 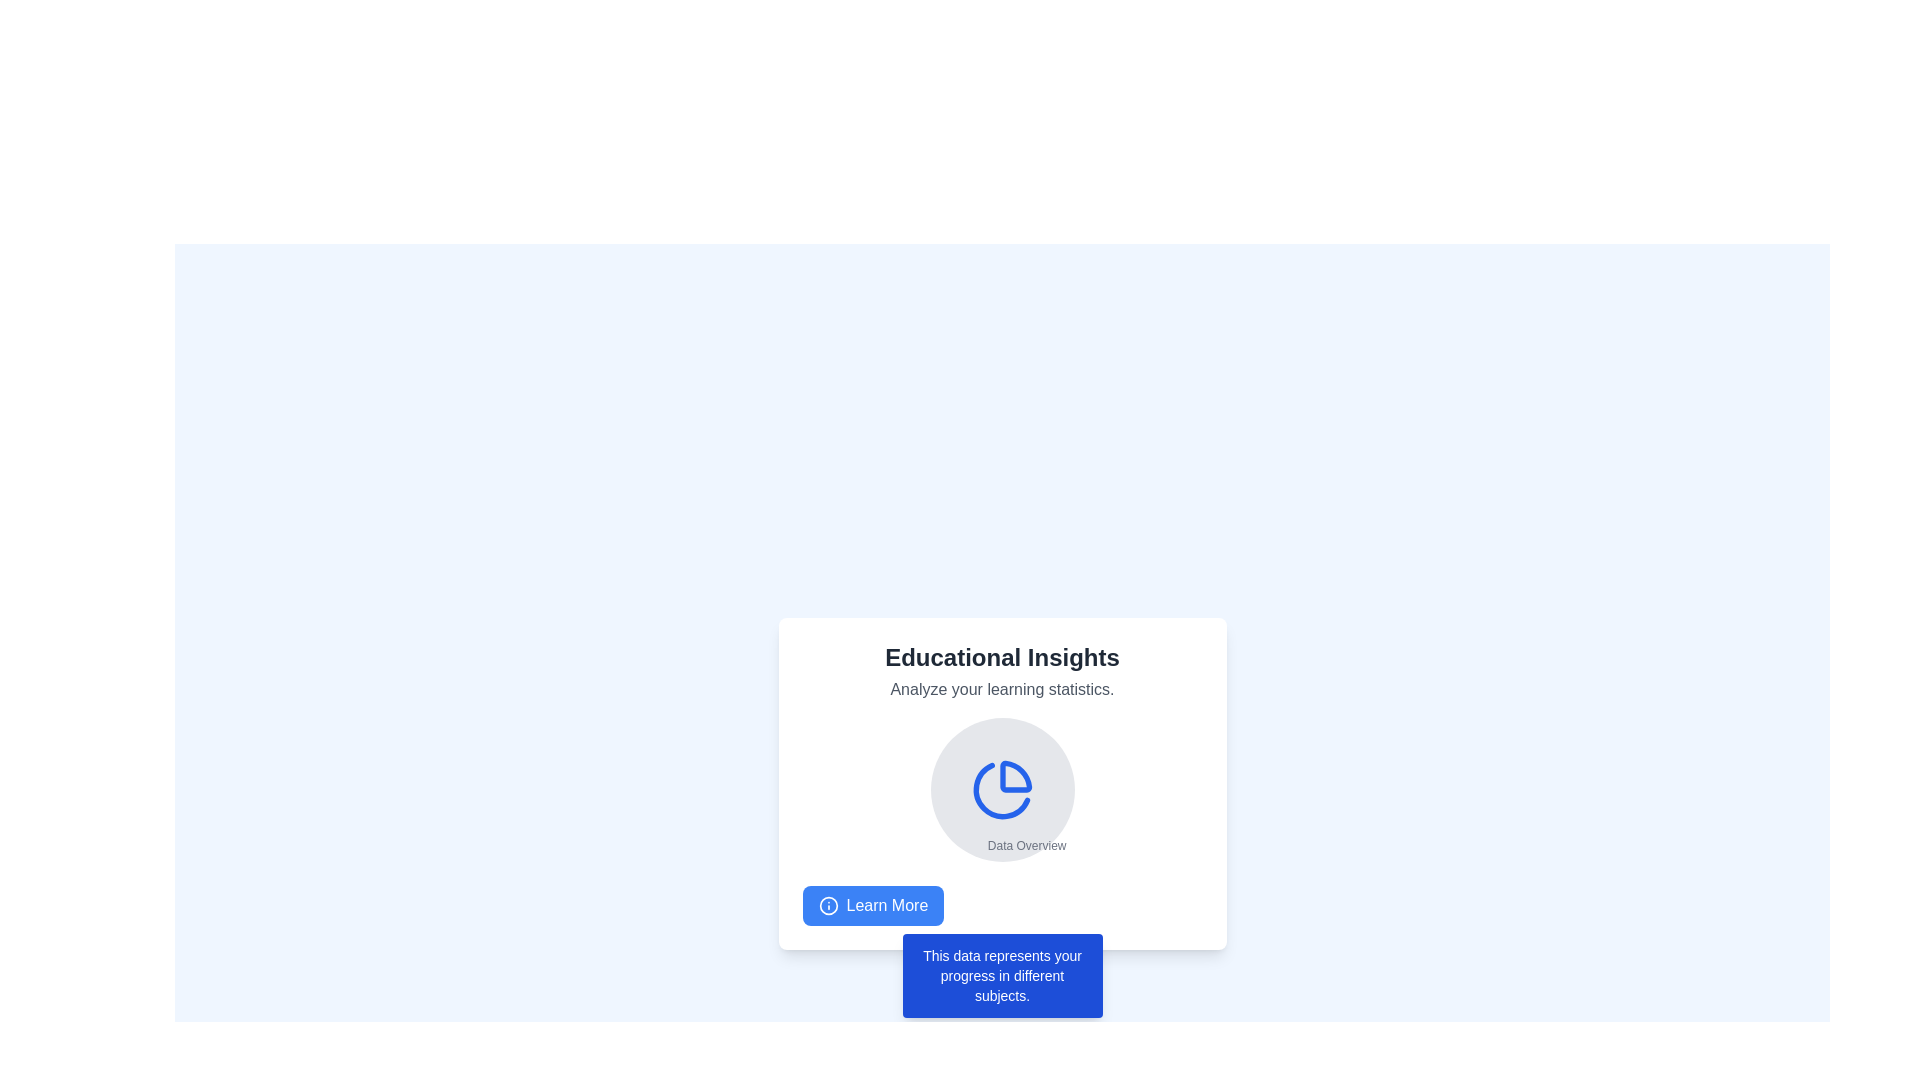 What do you see at coordinates (1002, 789) in the screenshot?
I see `the Icon with Label representing data analysis` at bounding box center [1002, 789].